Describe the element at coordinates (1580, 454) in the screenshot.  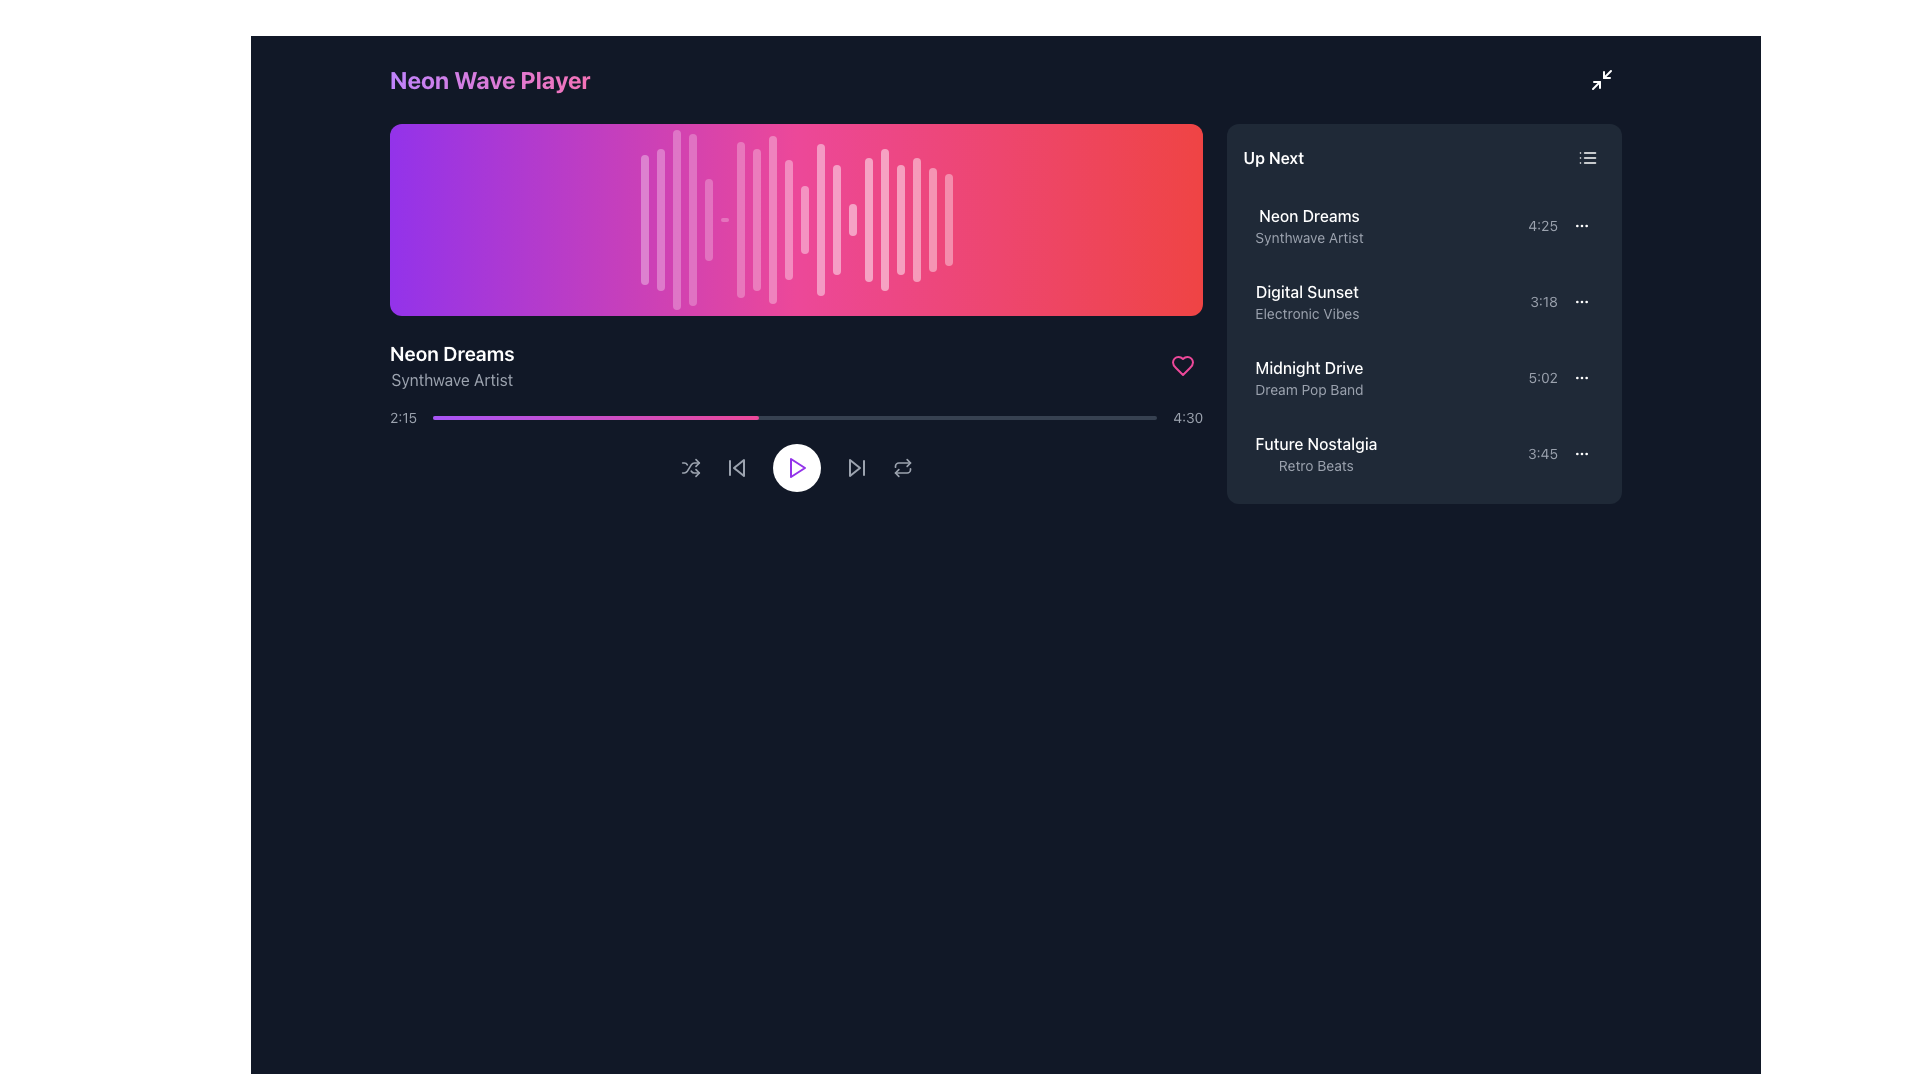
I see `the horizontal ellipsis icon located in the 'Up Next' section next to the song 'Future Nostalgia' by 'Retro Beats'` at that location.